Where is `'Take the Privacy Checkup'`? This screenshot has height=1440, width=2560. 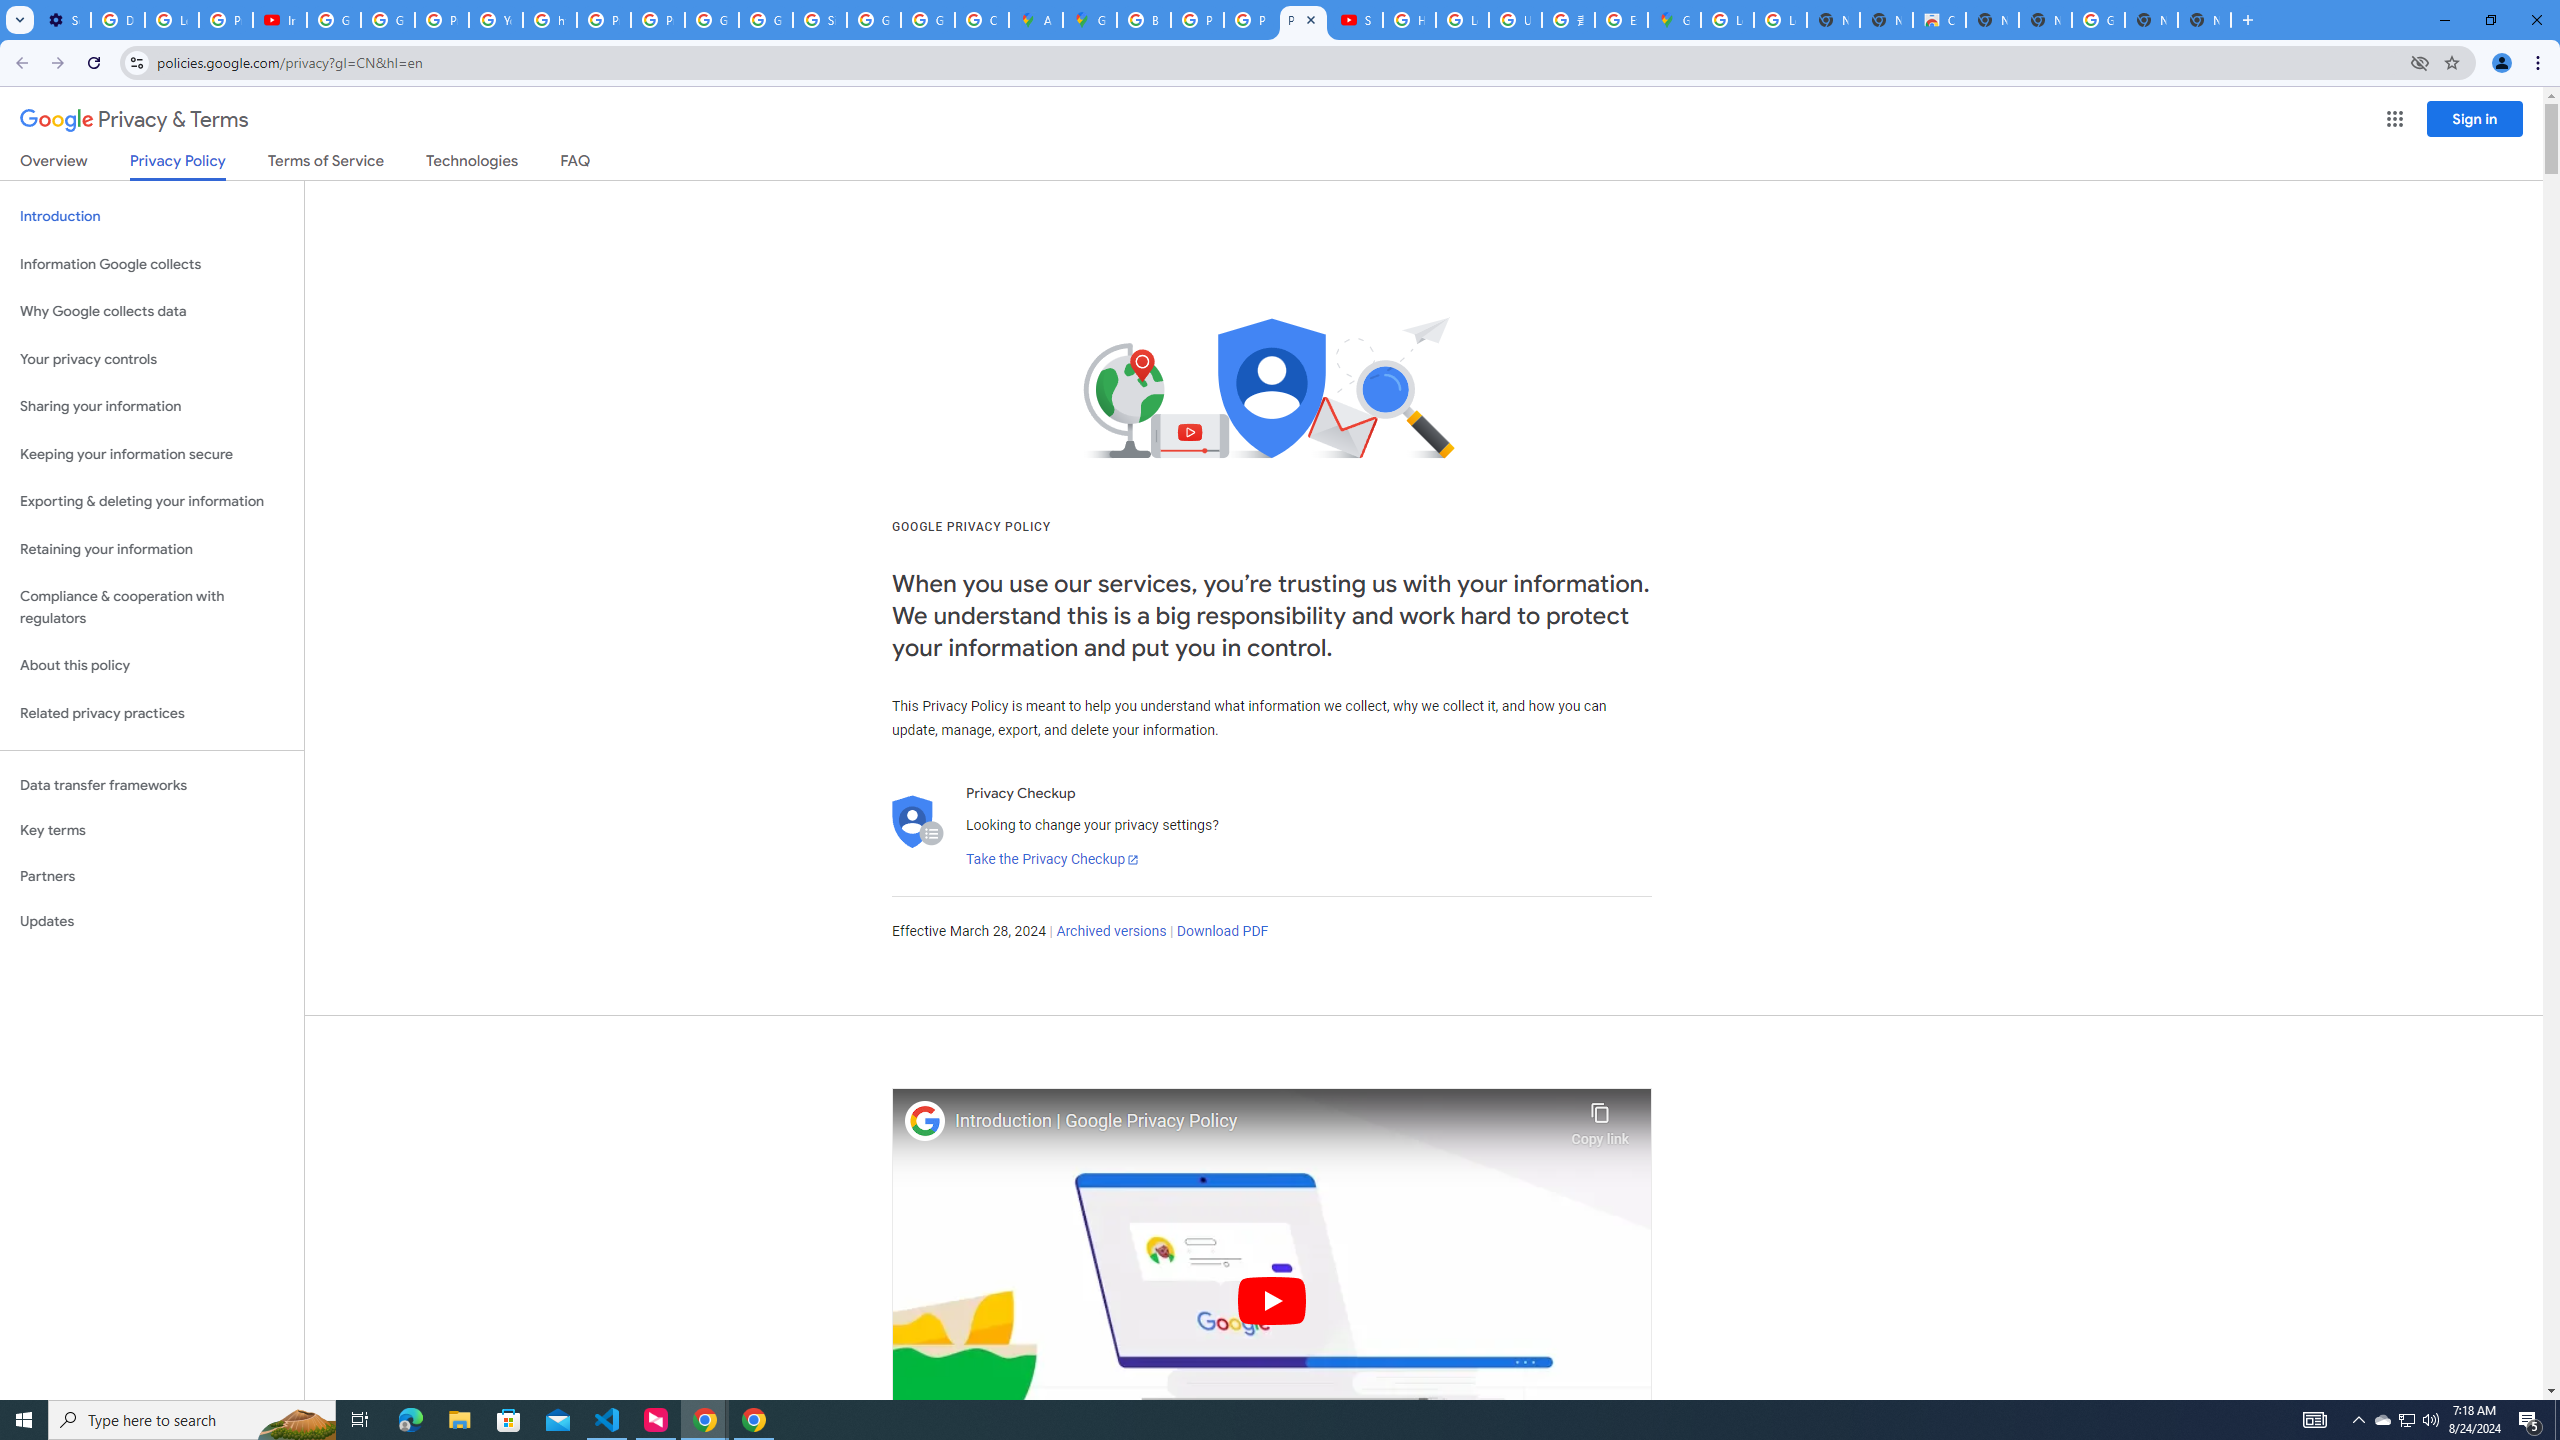
'Take the Privacy Checkup' is located at coordinates (1051, 858).